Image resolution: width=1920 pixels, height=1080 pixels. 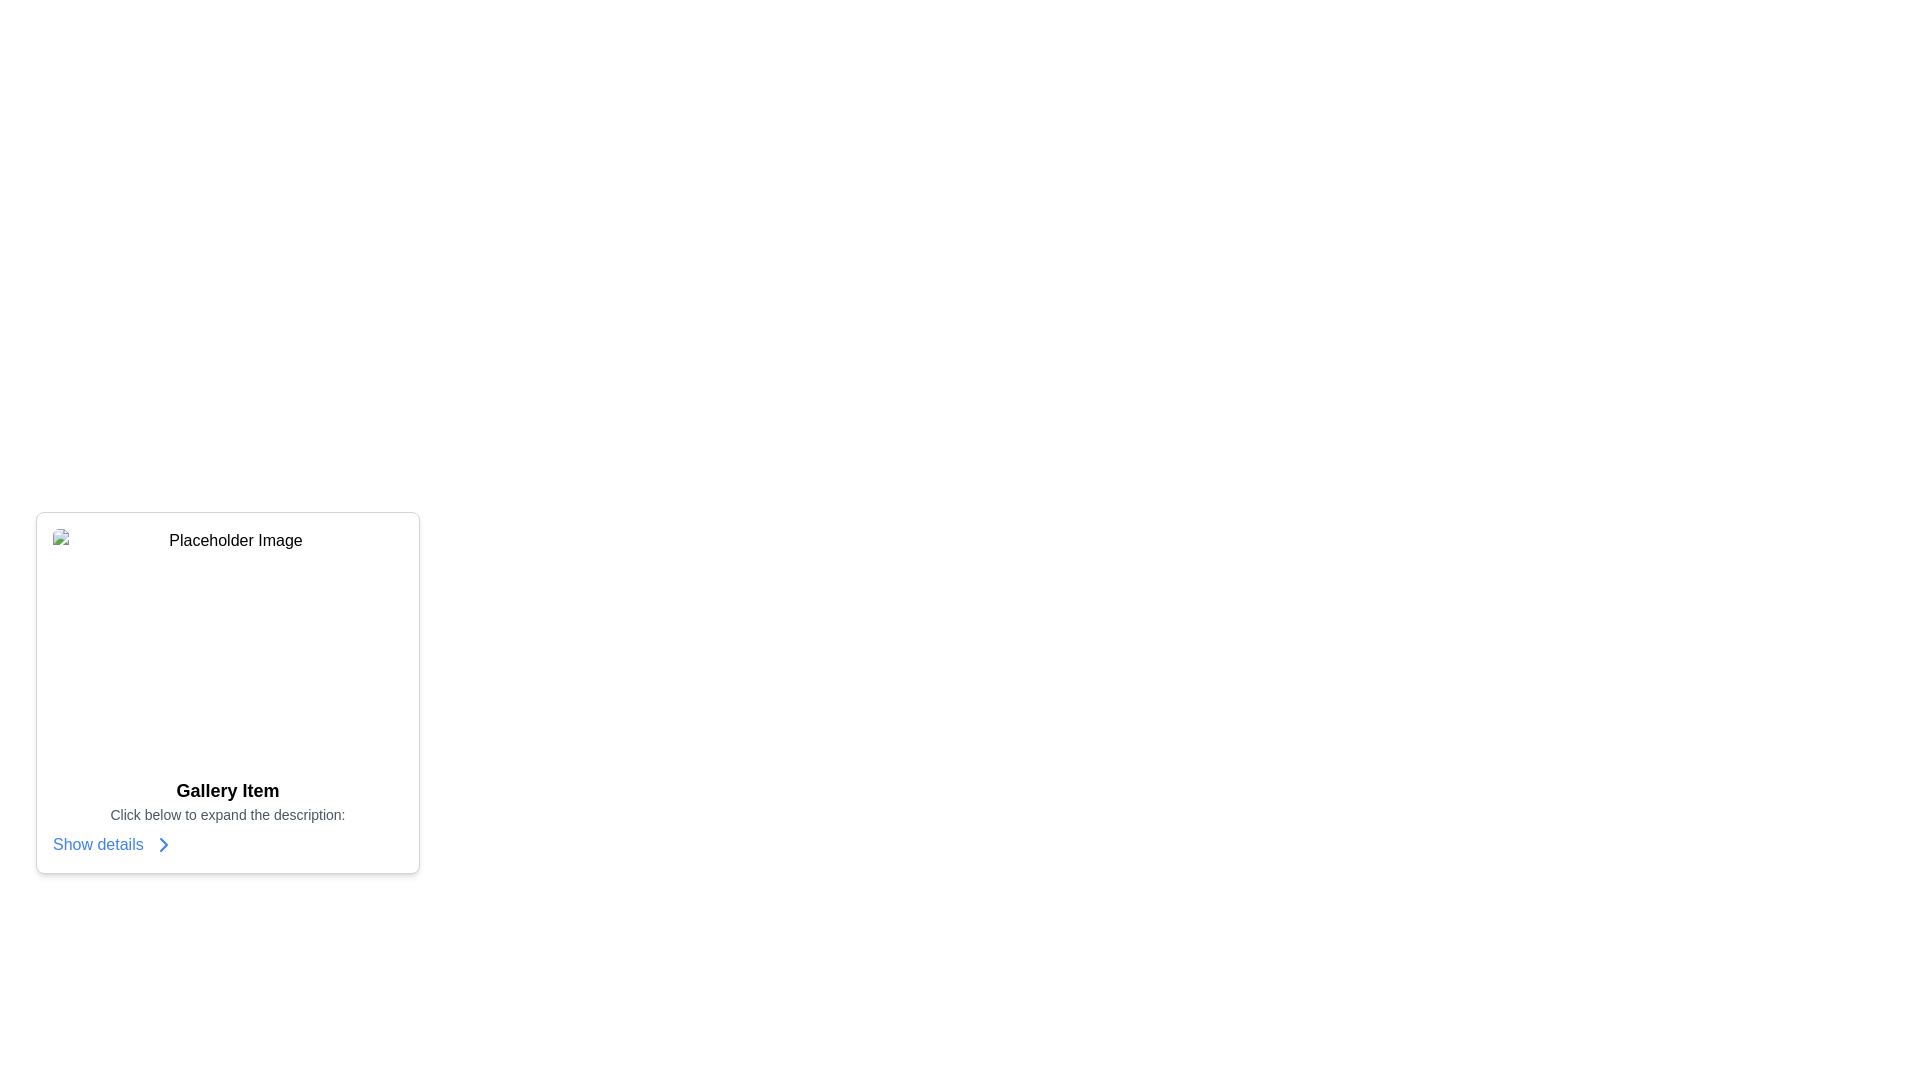 I want to click on the interactive text link 'Show details' styled in blue, located at the bottom section of the card component, so click(x=113, y=844).